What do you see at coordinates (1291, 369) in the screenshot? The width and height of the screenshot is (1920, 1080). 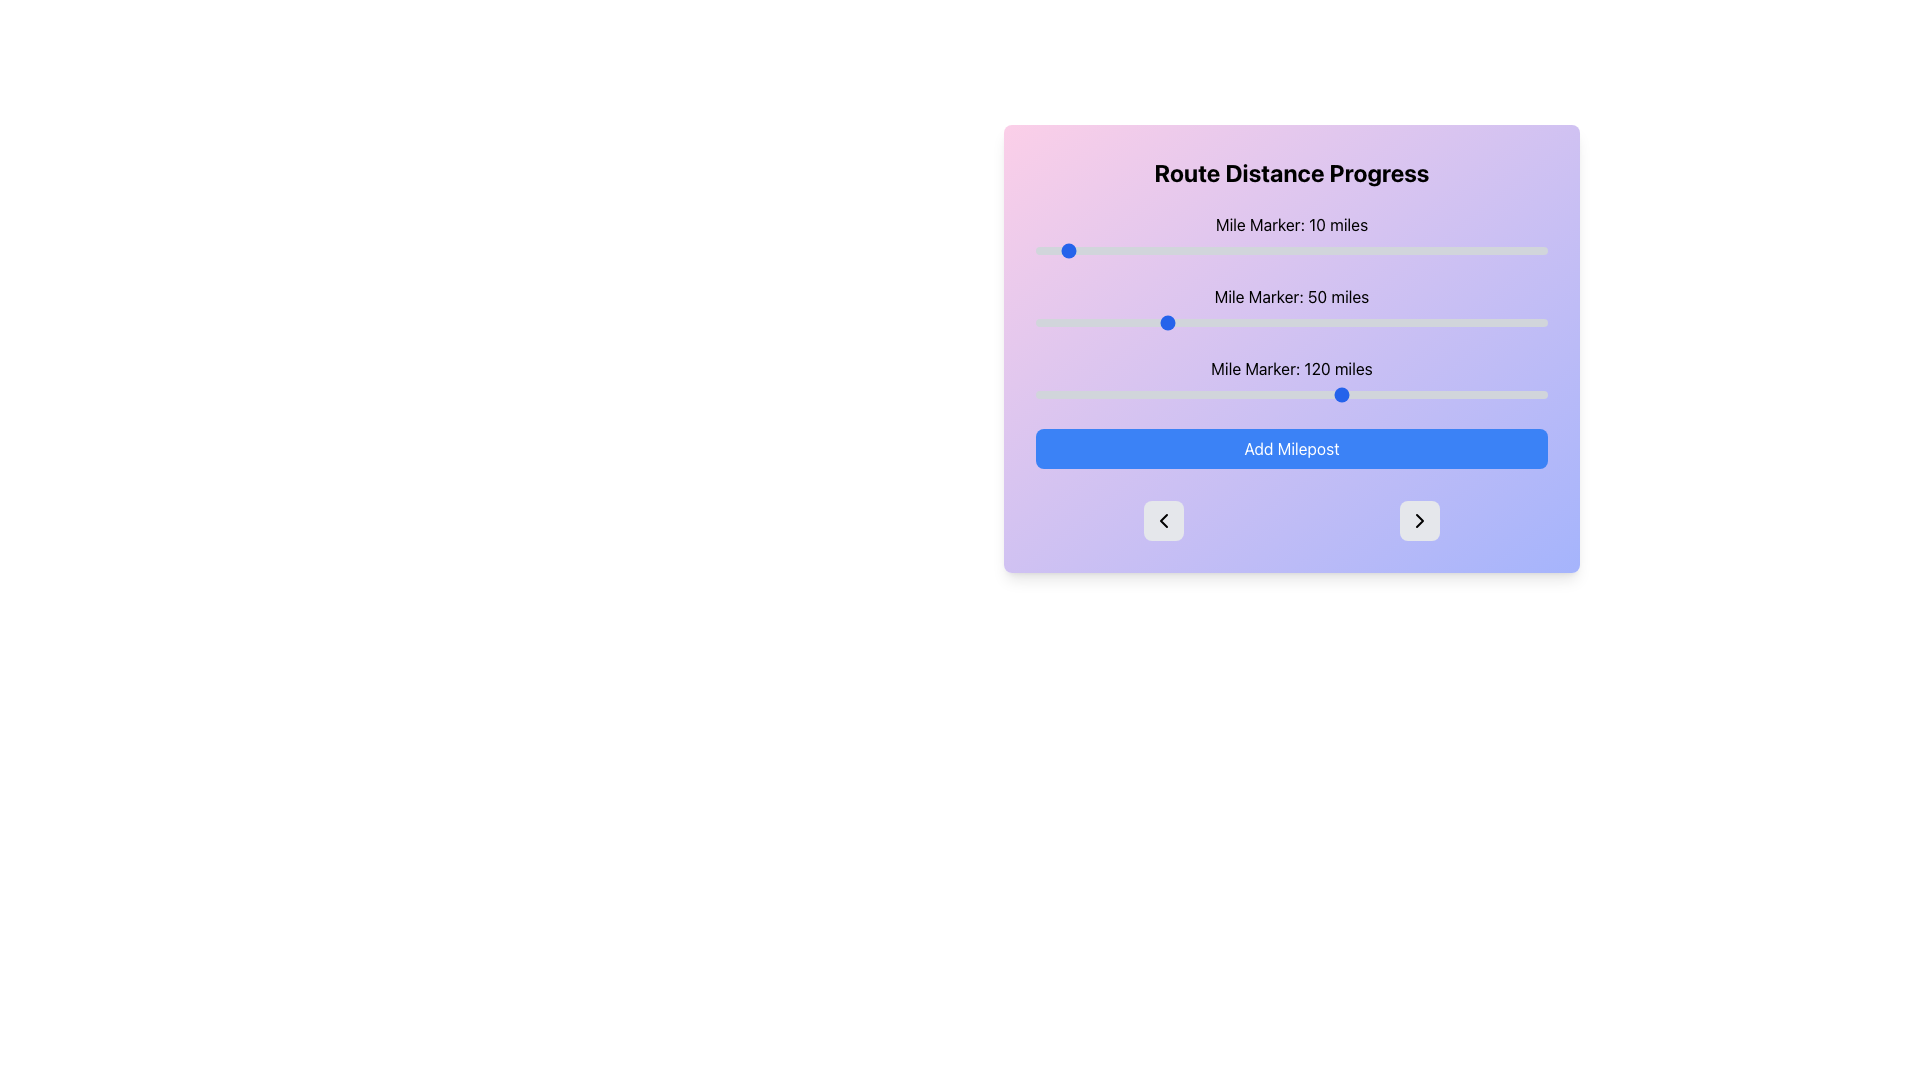 I see `the static text displaying 'Mile Marker: 120 miles', which is positioned within the 'Route Distance Progress' card, located near the lower middle of the card above the corresponding slider` at bounding box center [1291, 369].